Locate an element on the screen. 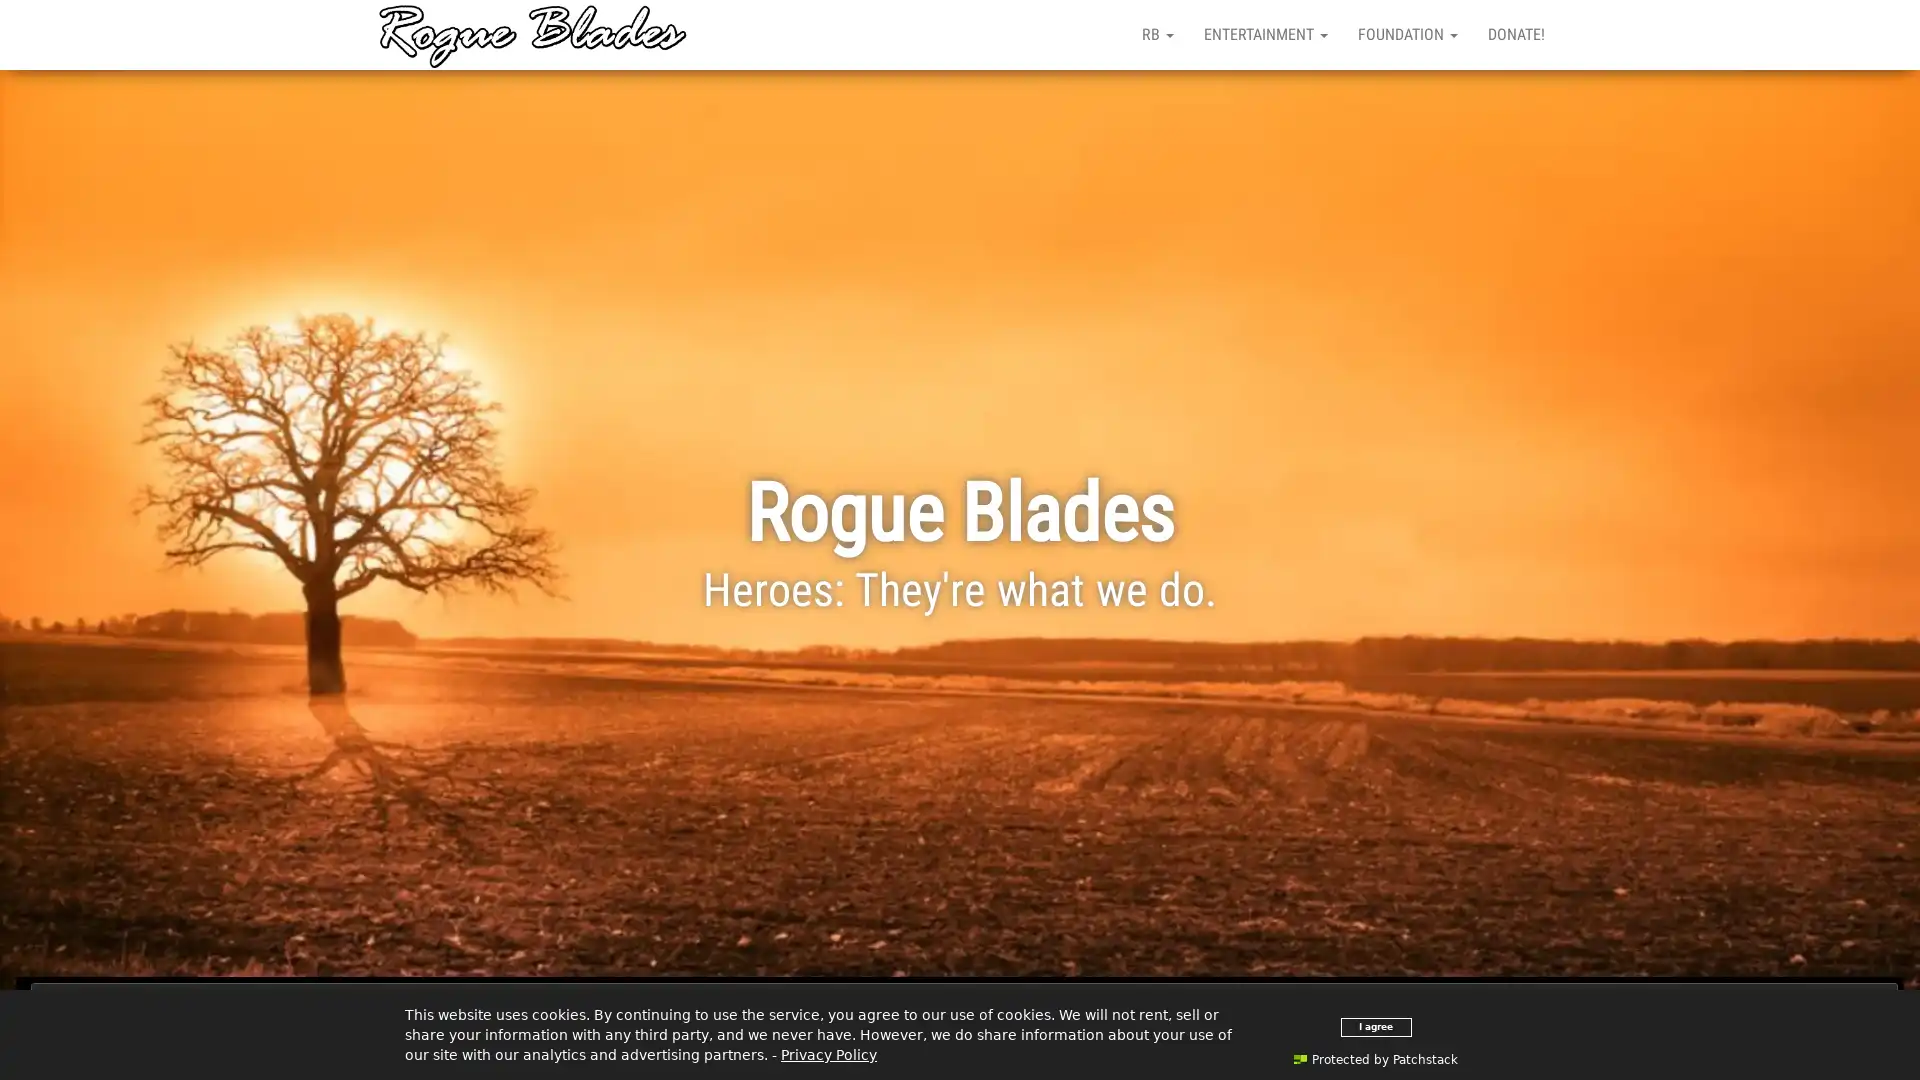  I agree is located at coordinates (1374, 1026).